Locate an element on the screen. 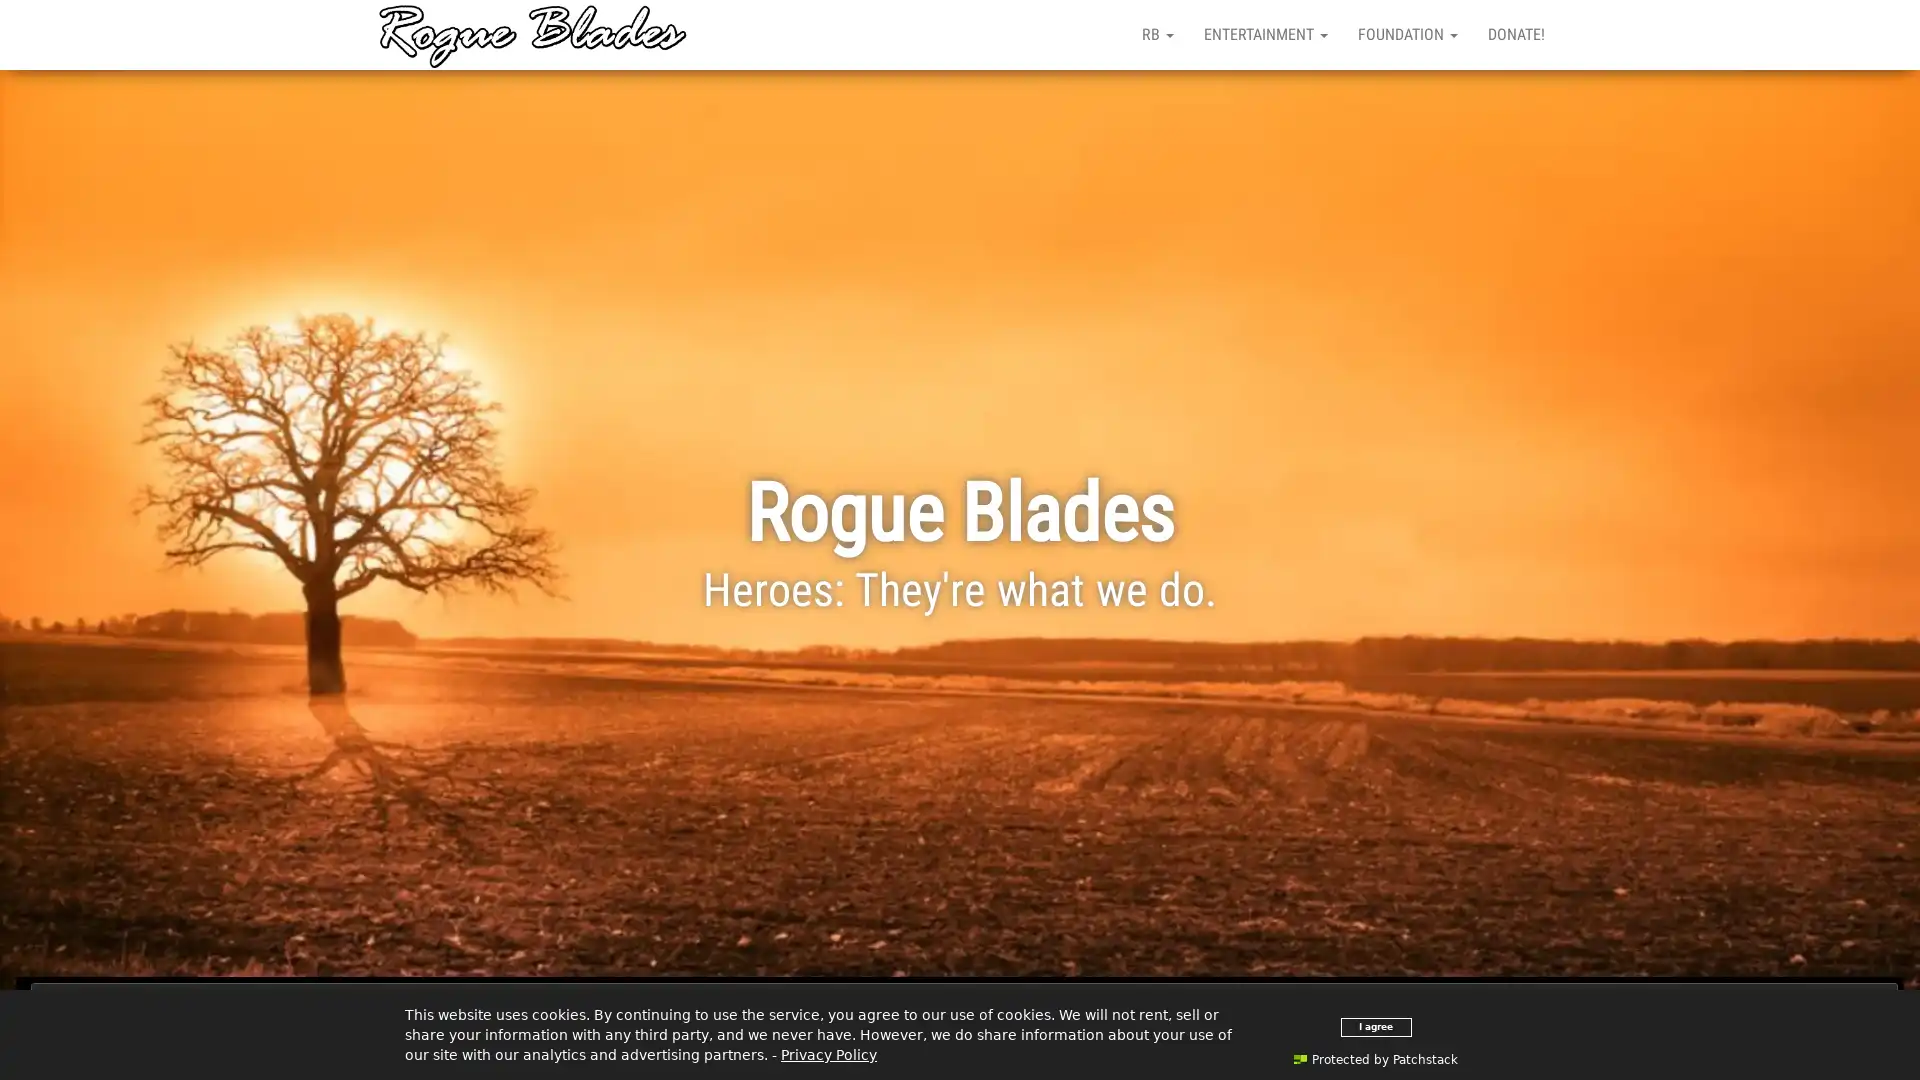  I agree is located at coordinates (1374, 1026).